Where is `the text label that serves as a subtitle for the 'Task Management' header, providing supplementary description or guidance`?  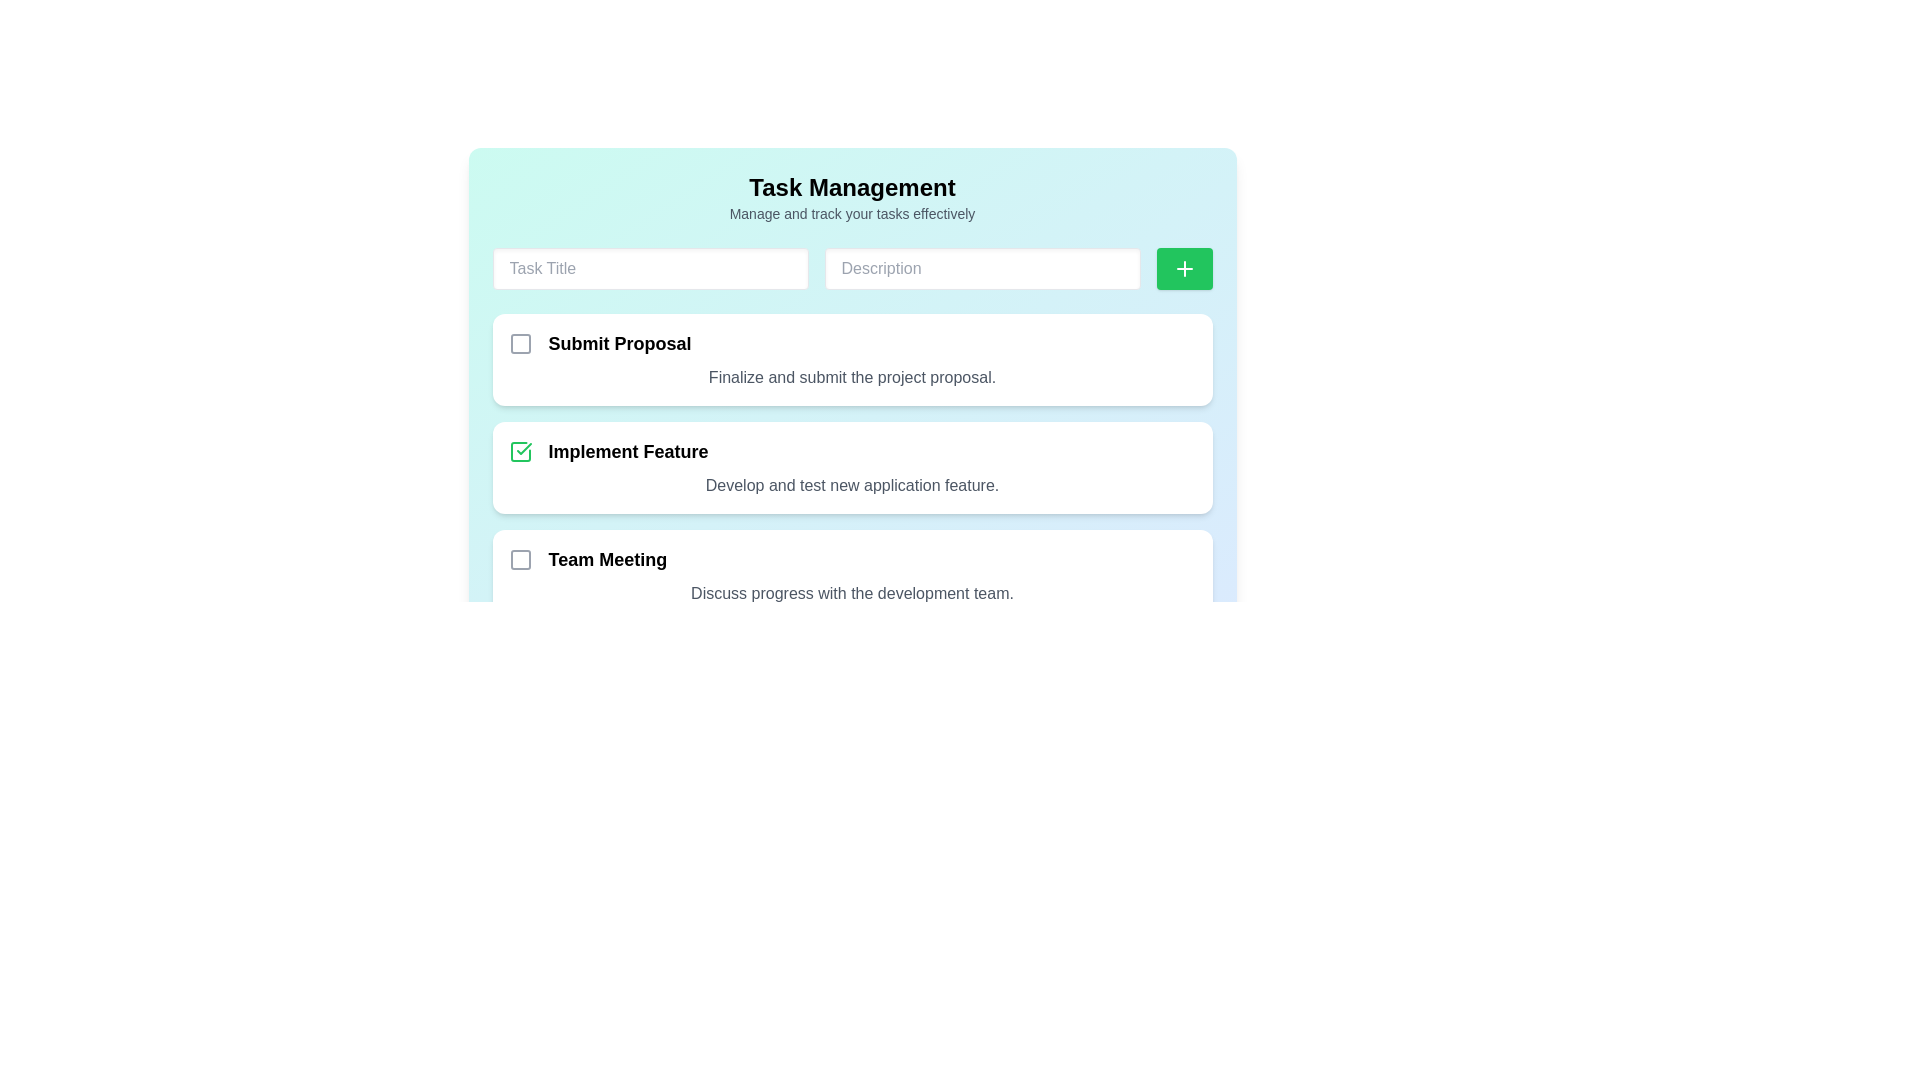 the text label that serves as a subtitle for the 'Task Management' header, providing supplementary description or guidance is located at coordinates (852, 213).